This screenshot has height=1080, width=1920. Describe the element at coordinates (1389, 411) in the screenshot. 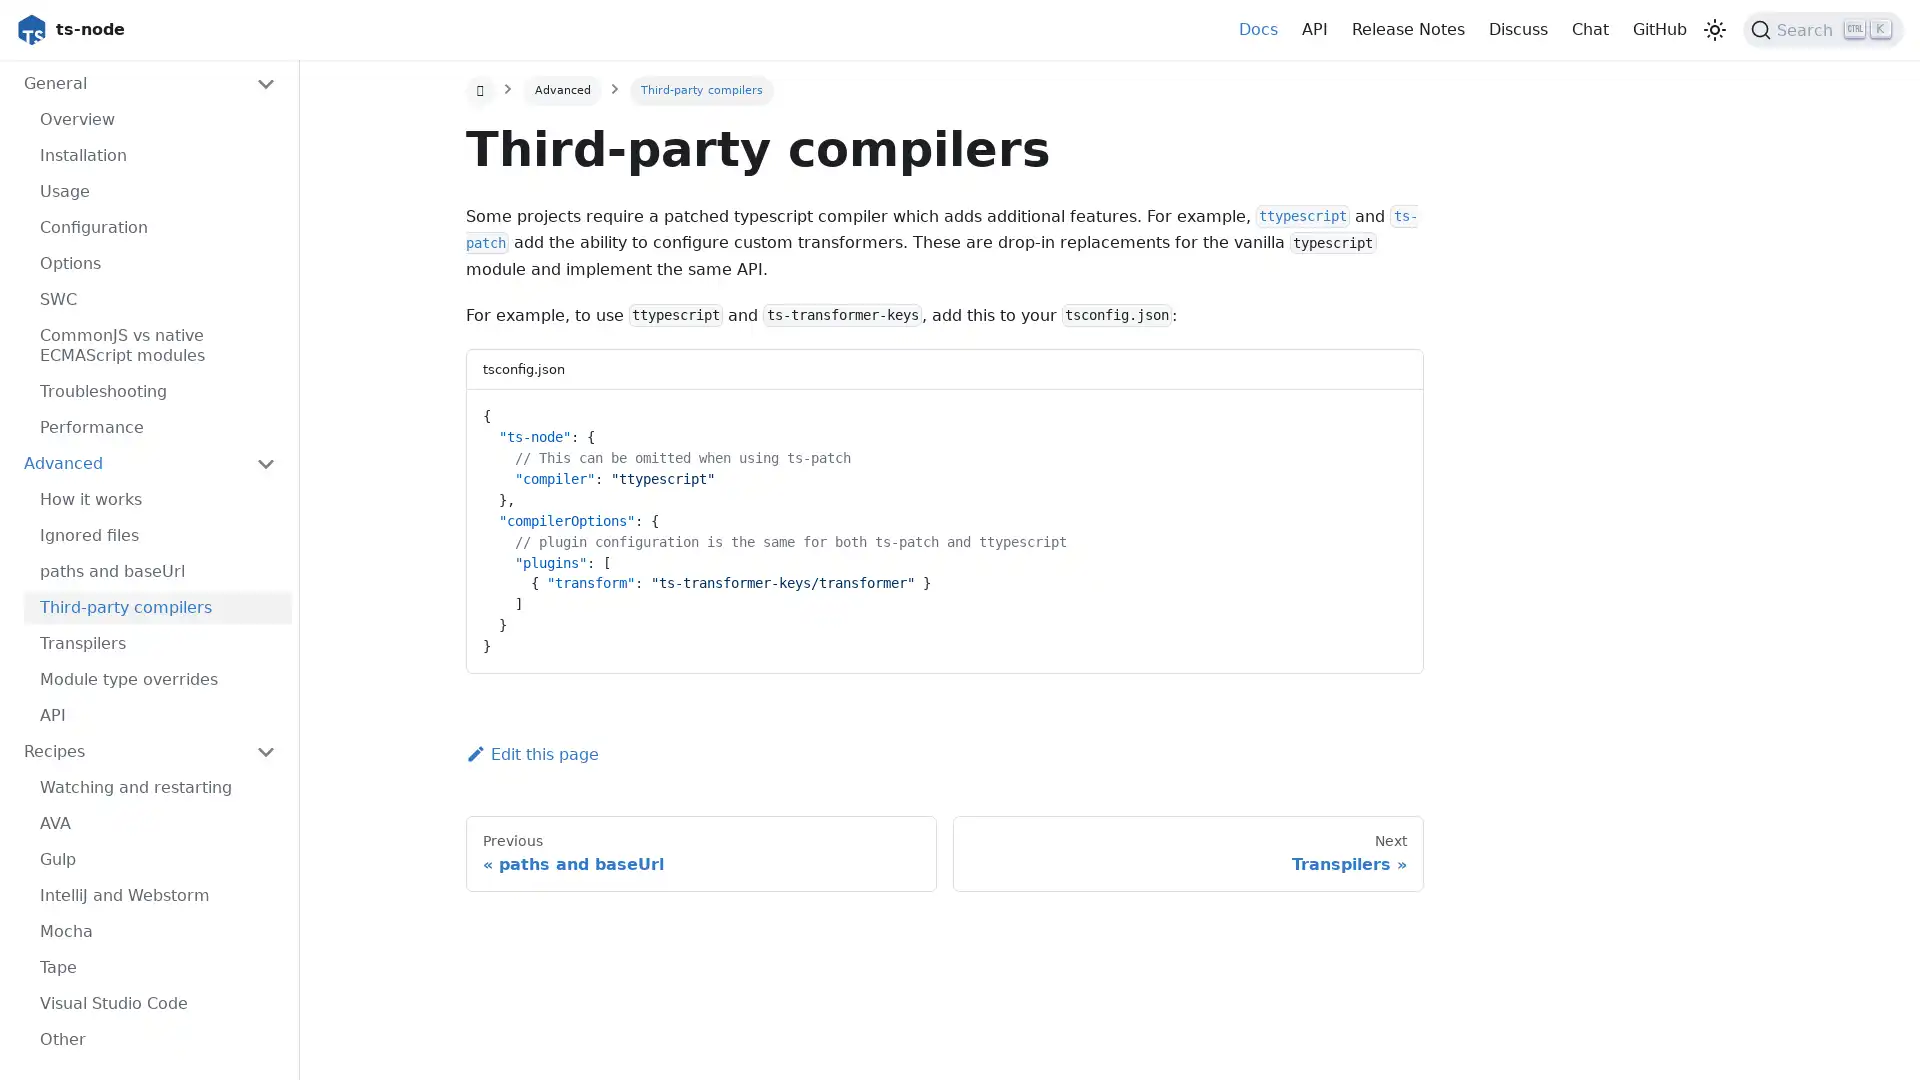

I see `Copy code to clipboard` at that location.